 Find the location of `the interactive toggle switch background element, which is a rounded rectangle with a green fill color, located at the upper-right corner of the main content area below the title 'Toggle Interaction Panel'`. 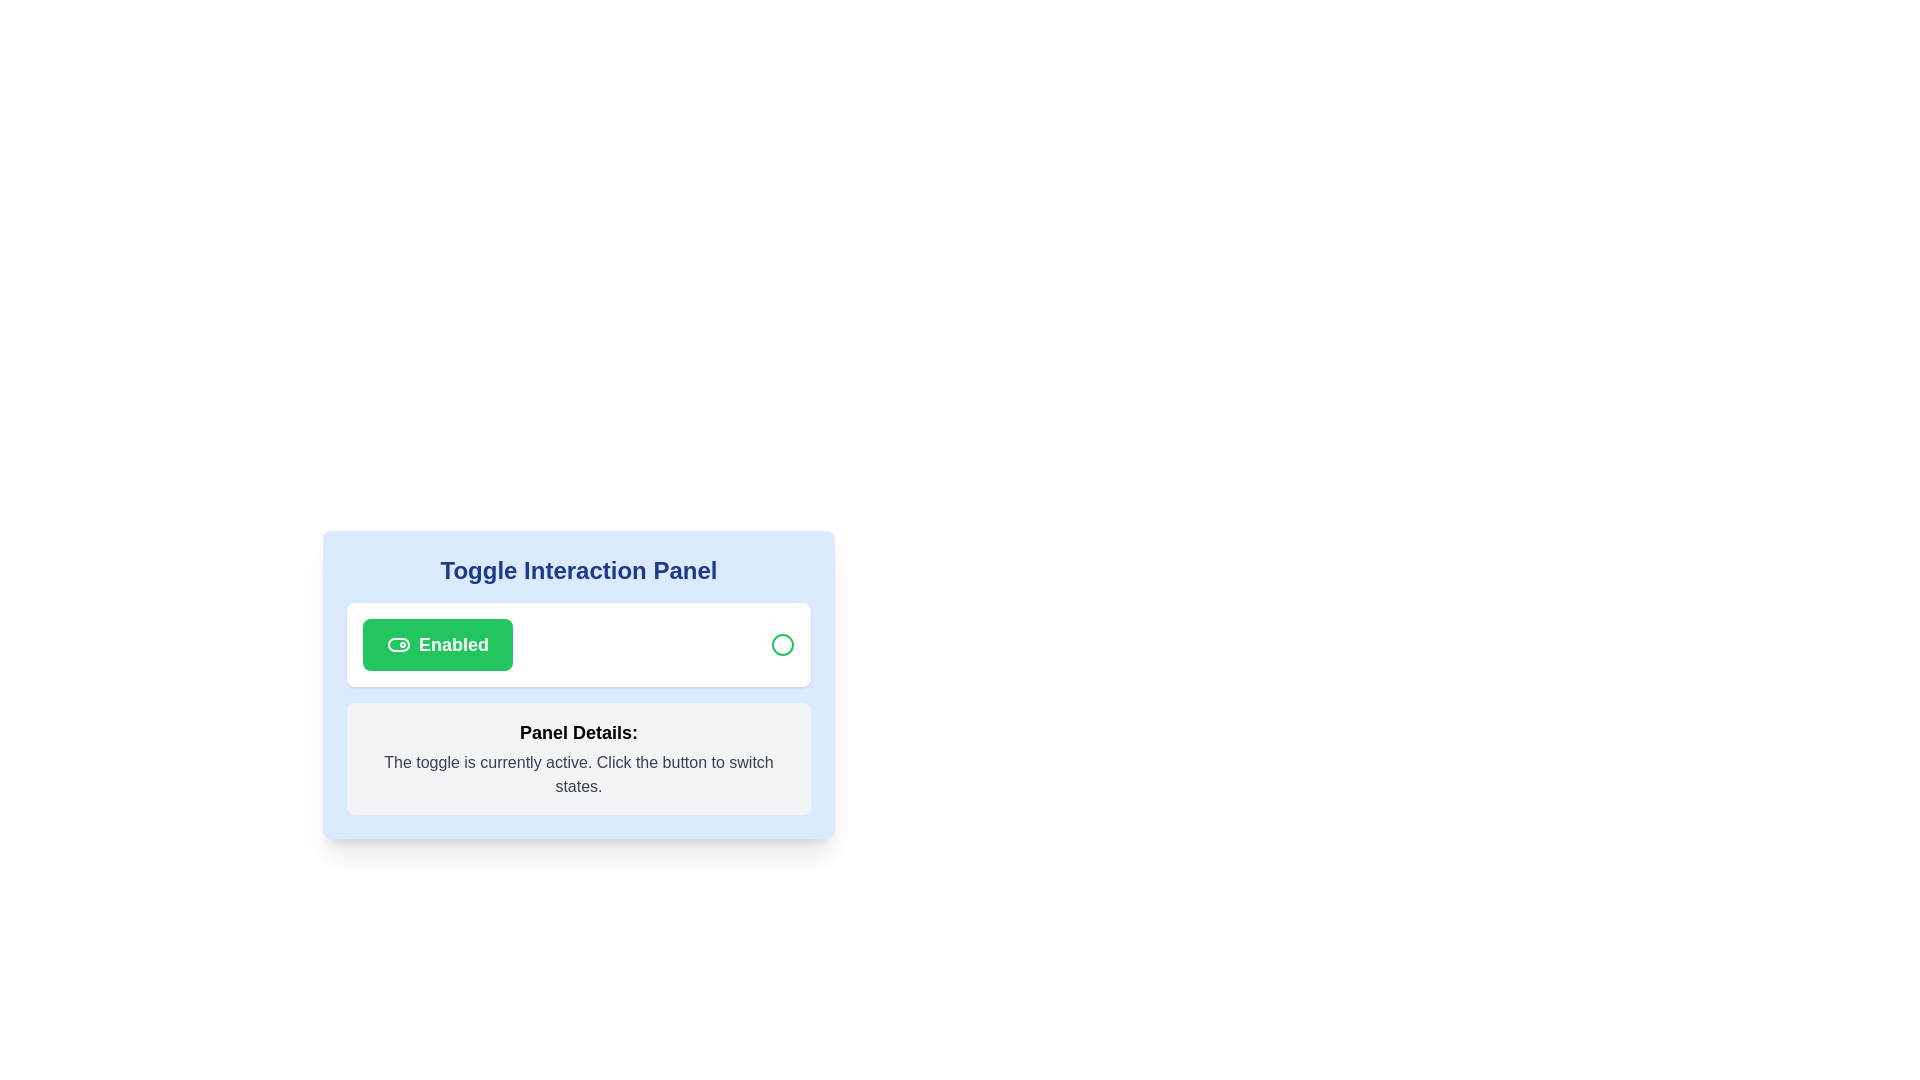

the interactive toggle switch background element, which is a rounded rectangle with a green fill color, located at the upper-right corner of the main content area below the title 'Toggle Interaction Panel' is located at coordinates (398, 644).